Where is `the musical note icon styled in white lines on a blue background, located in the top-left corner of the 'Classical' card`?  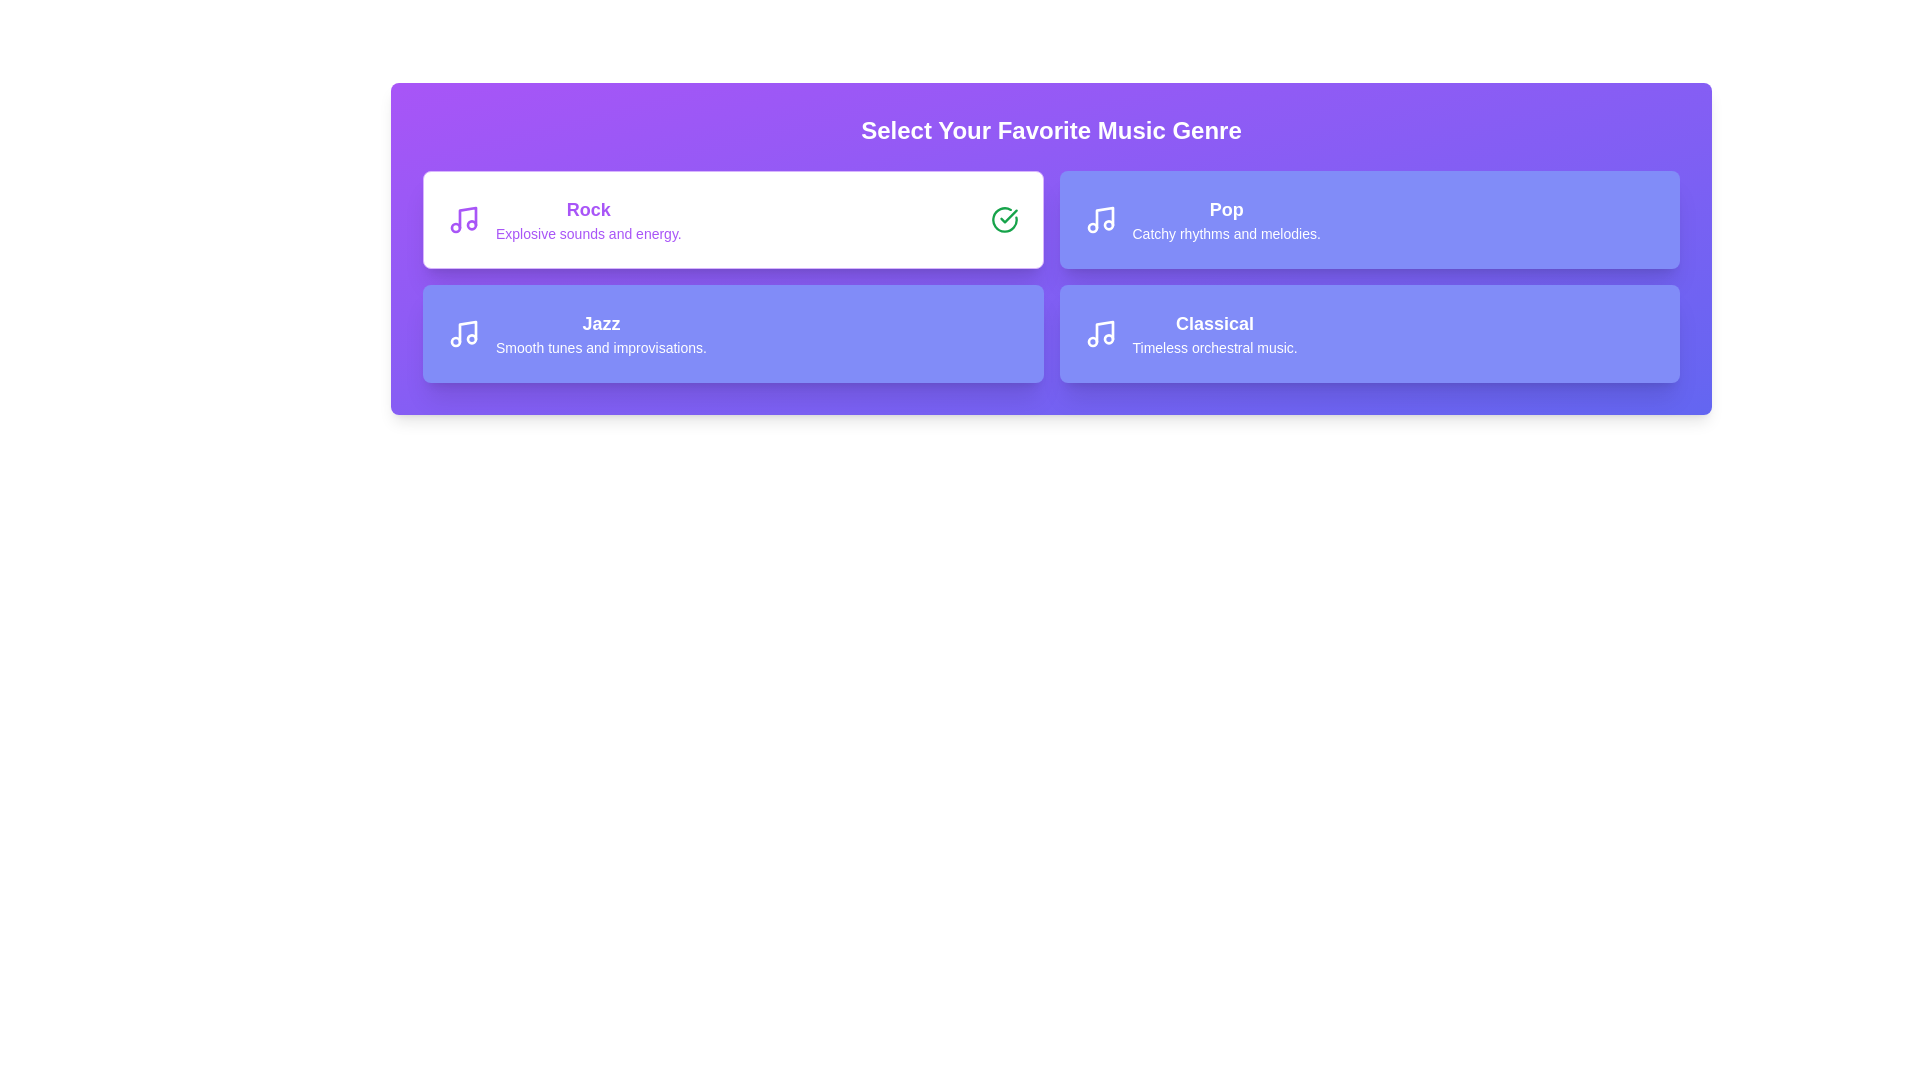
the musical note icon styled in white lines on a blue background, located in the top-left corner of the 'Classical' card is located at coordinates (1099, 333).